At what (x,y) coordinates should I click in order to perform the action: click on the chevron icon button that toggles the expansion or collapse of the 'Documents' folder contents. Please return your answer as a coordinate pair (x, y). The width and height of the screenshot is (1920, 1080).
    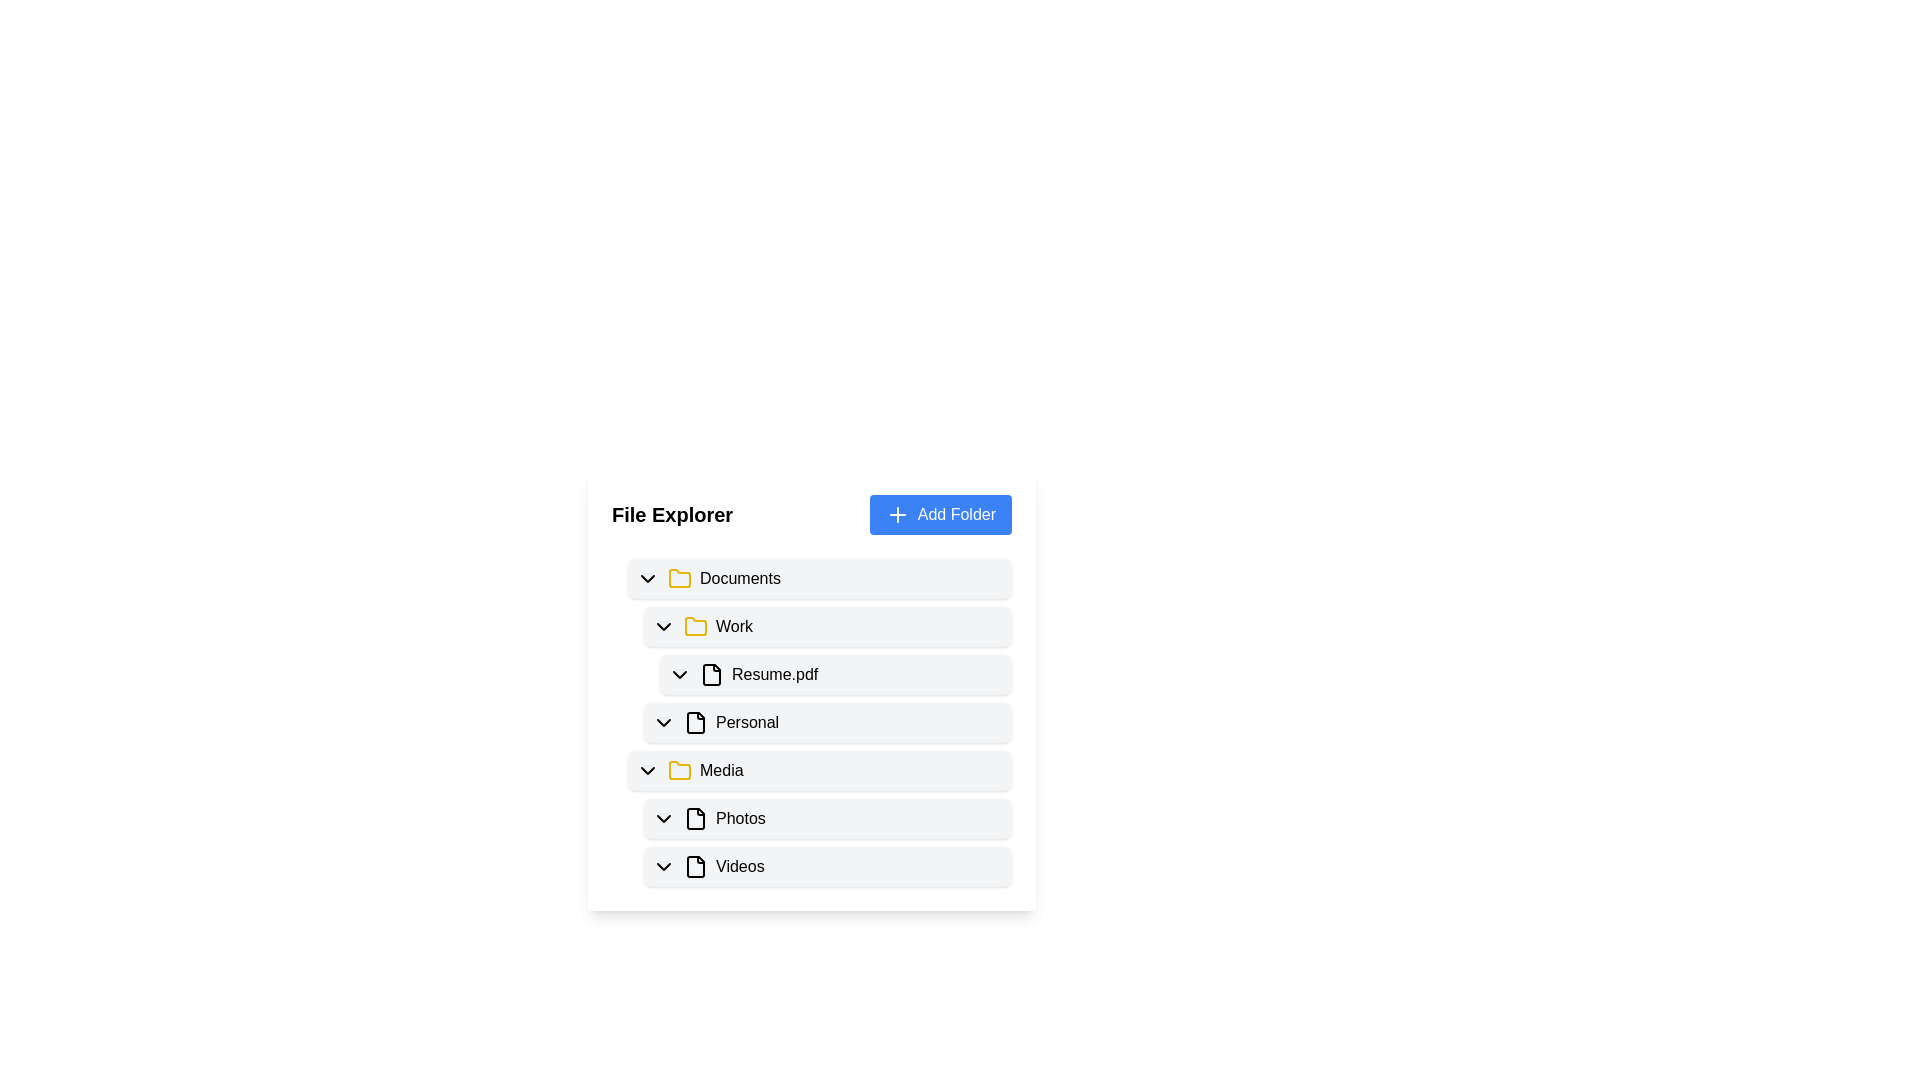
    Looking at the image, I should click on (648, 578).